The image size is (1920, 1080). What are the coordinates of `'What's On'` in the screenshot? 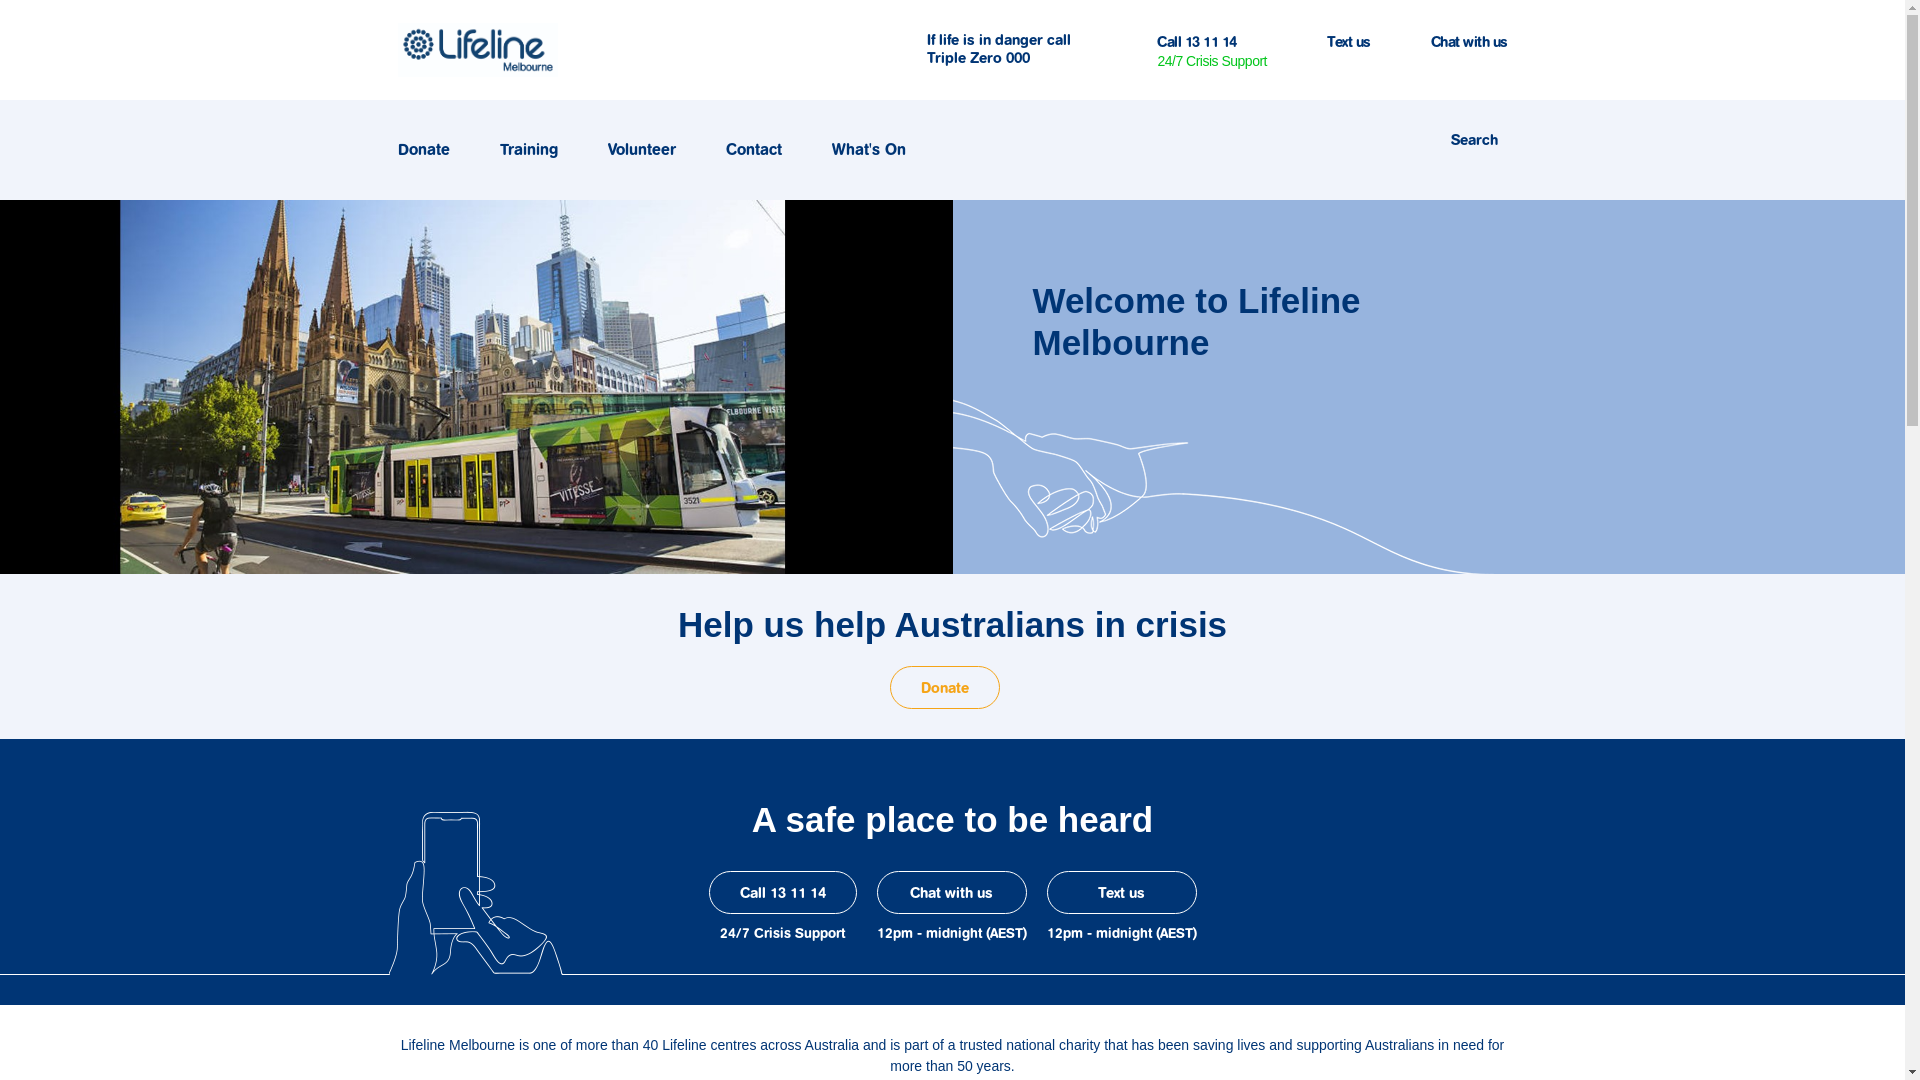 It's located at (878, 149).